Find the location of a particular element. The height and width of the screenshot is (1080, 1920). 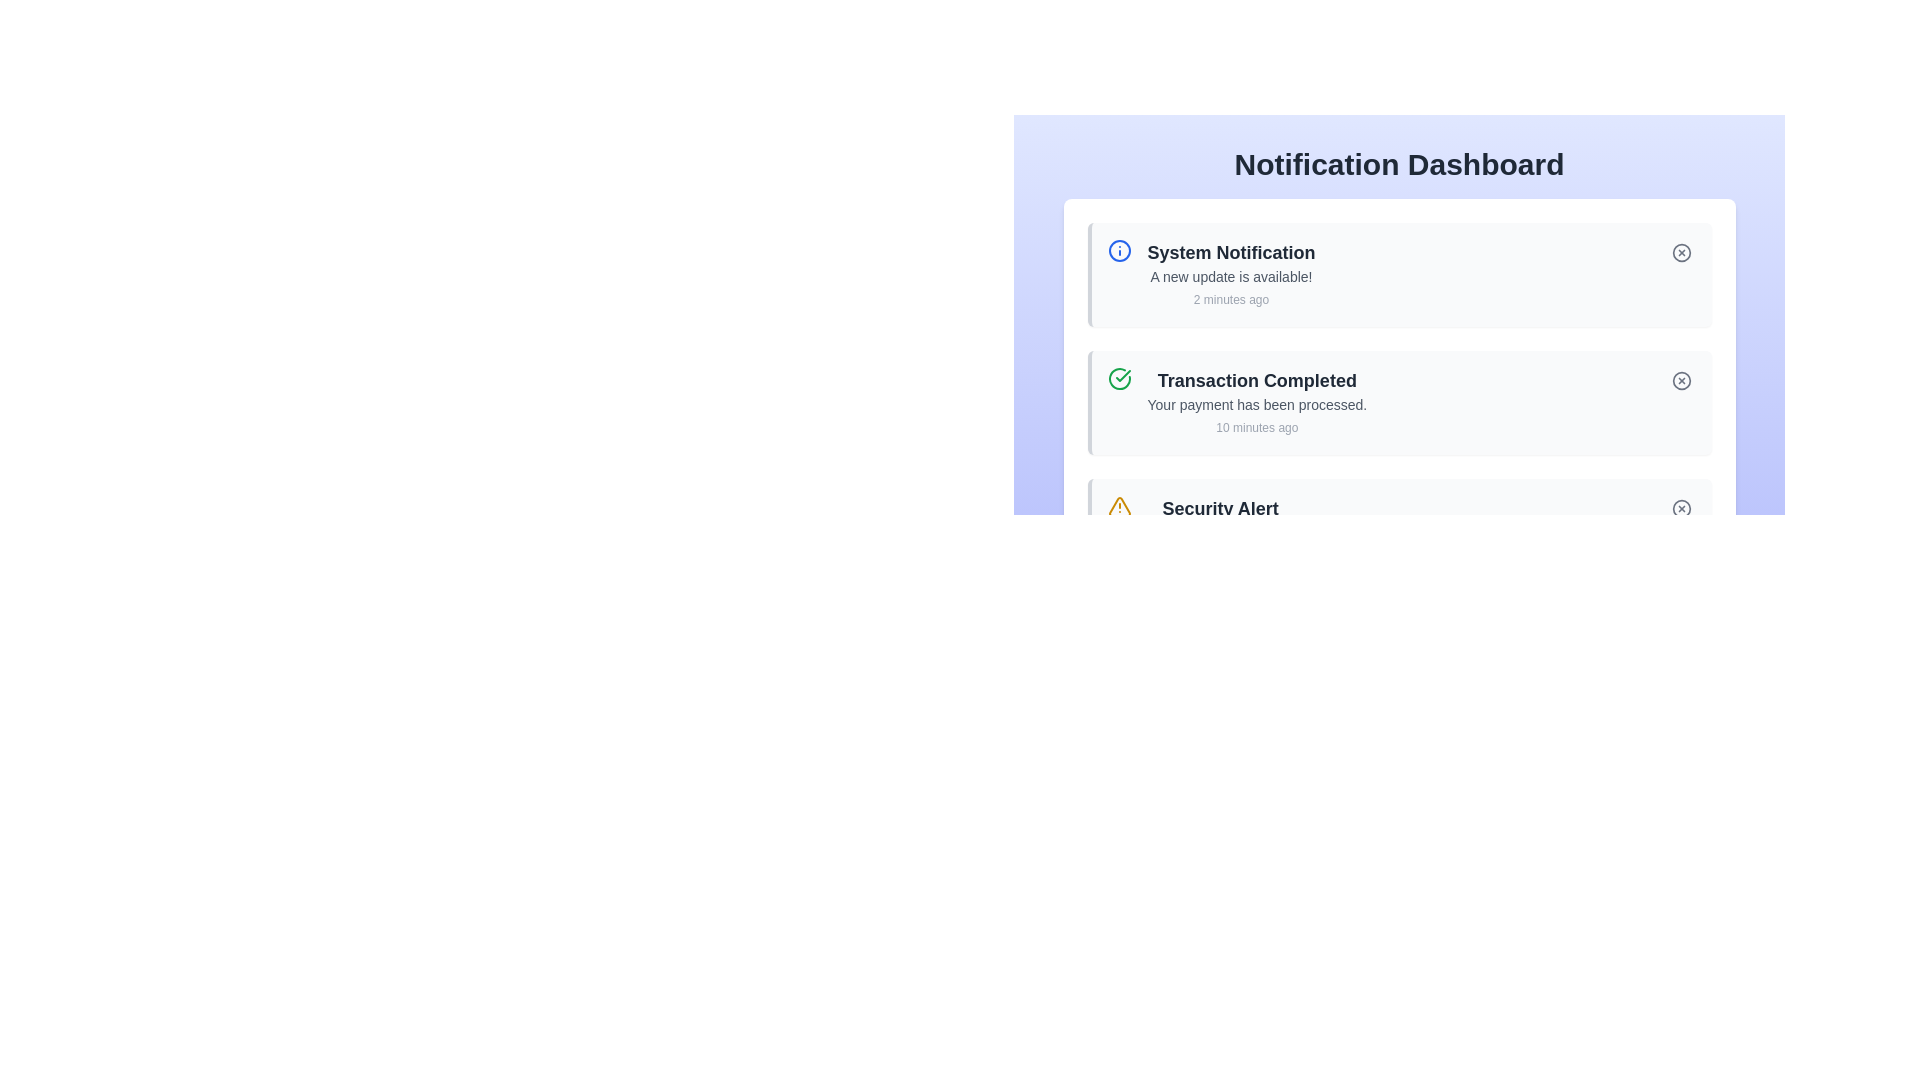

the timestamp text label located in the bottom-right corner of the notification card, below the message 'A new update is available!' is located at coordinates (1230, 300).